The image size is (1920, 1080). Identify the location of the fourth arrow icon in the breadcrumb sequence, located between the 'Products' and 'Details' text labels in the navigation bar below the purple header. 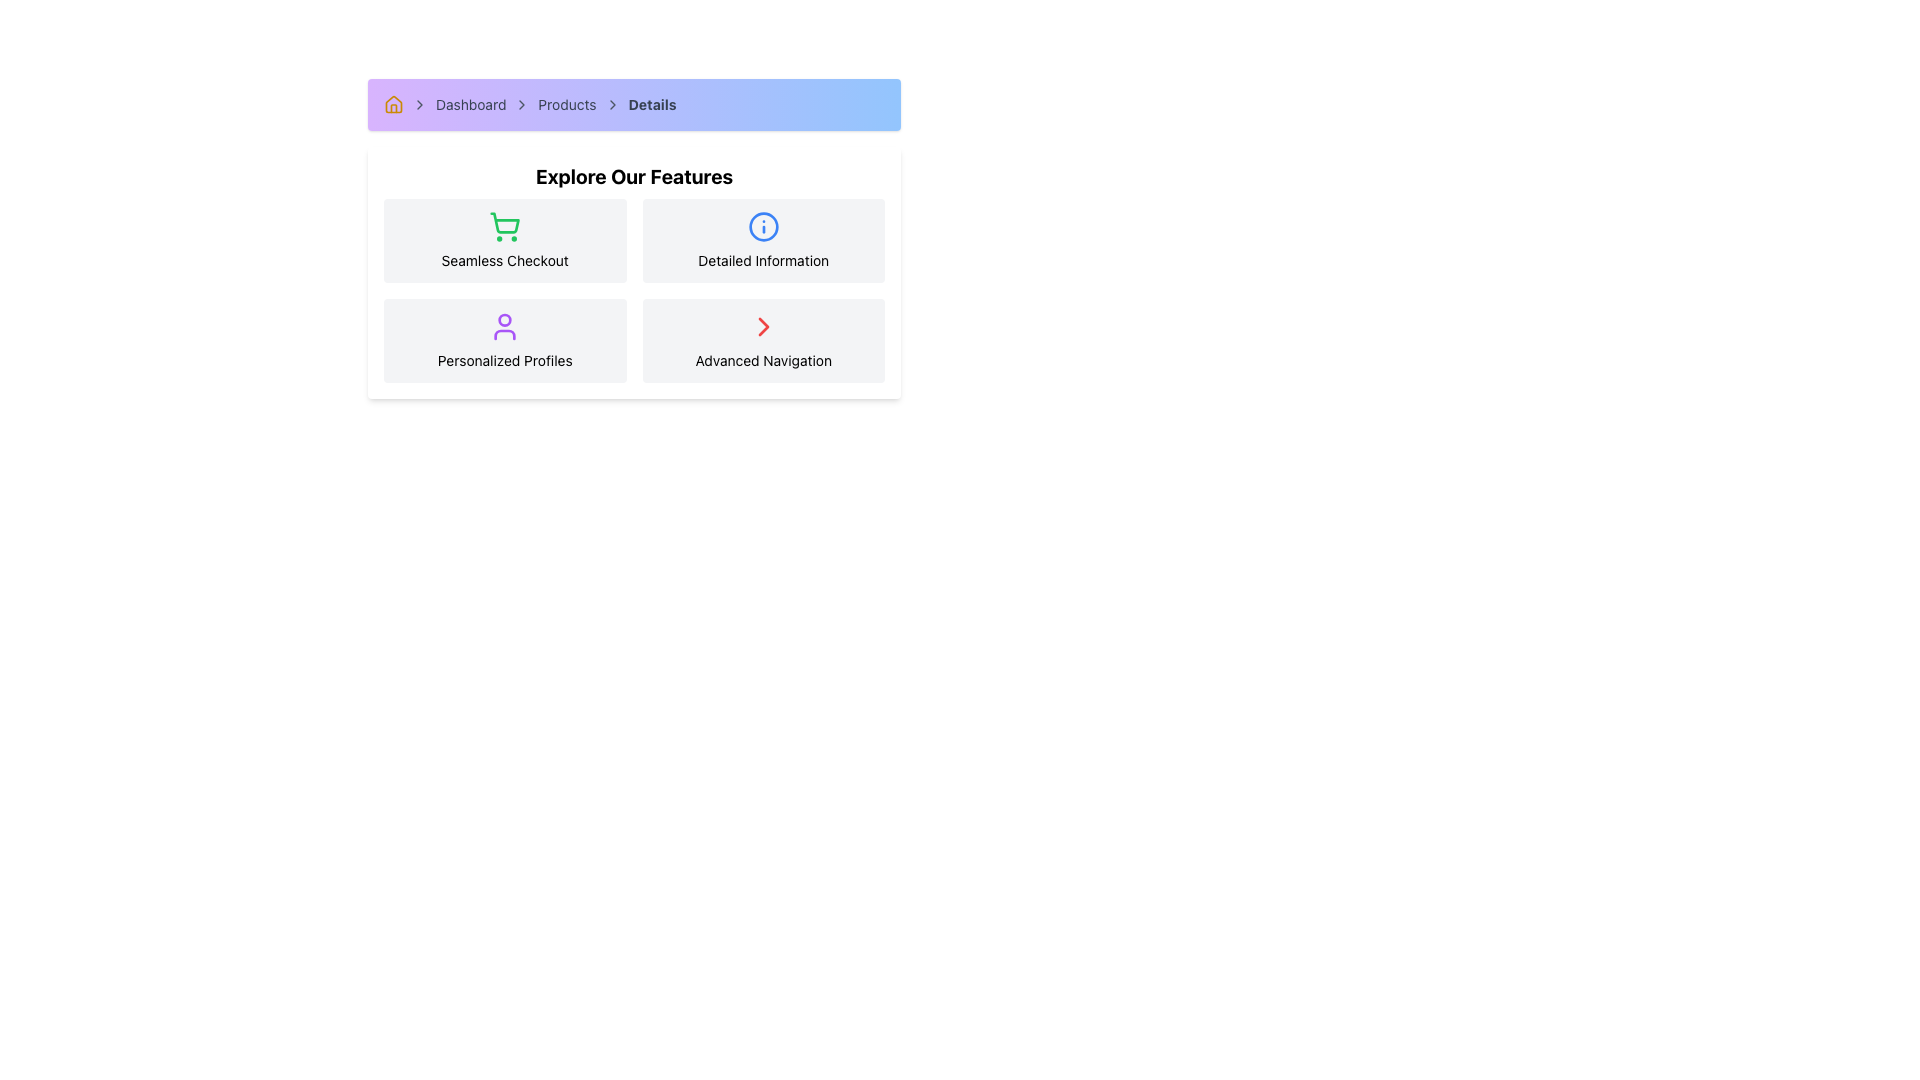
(611, 104).